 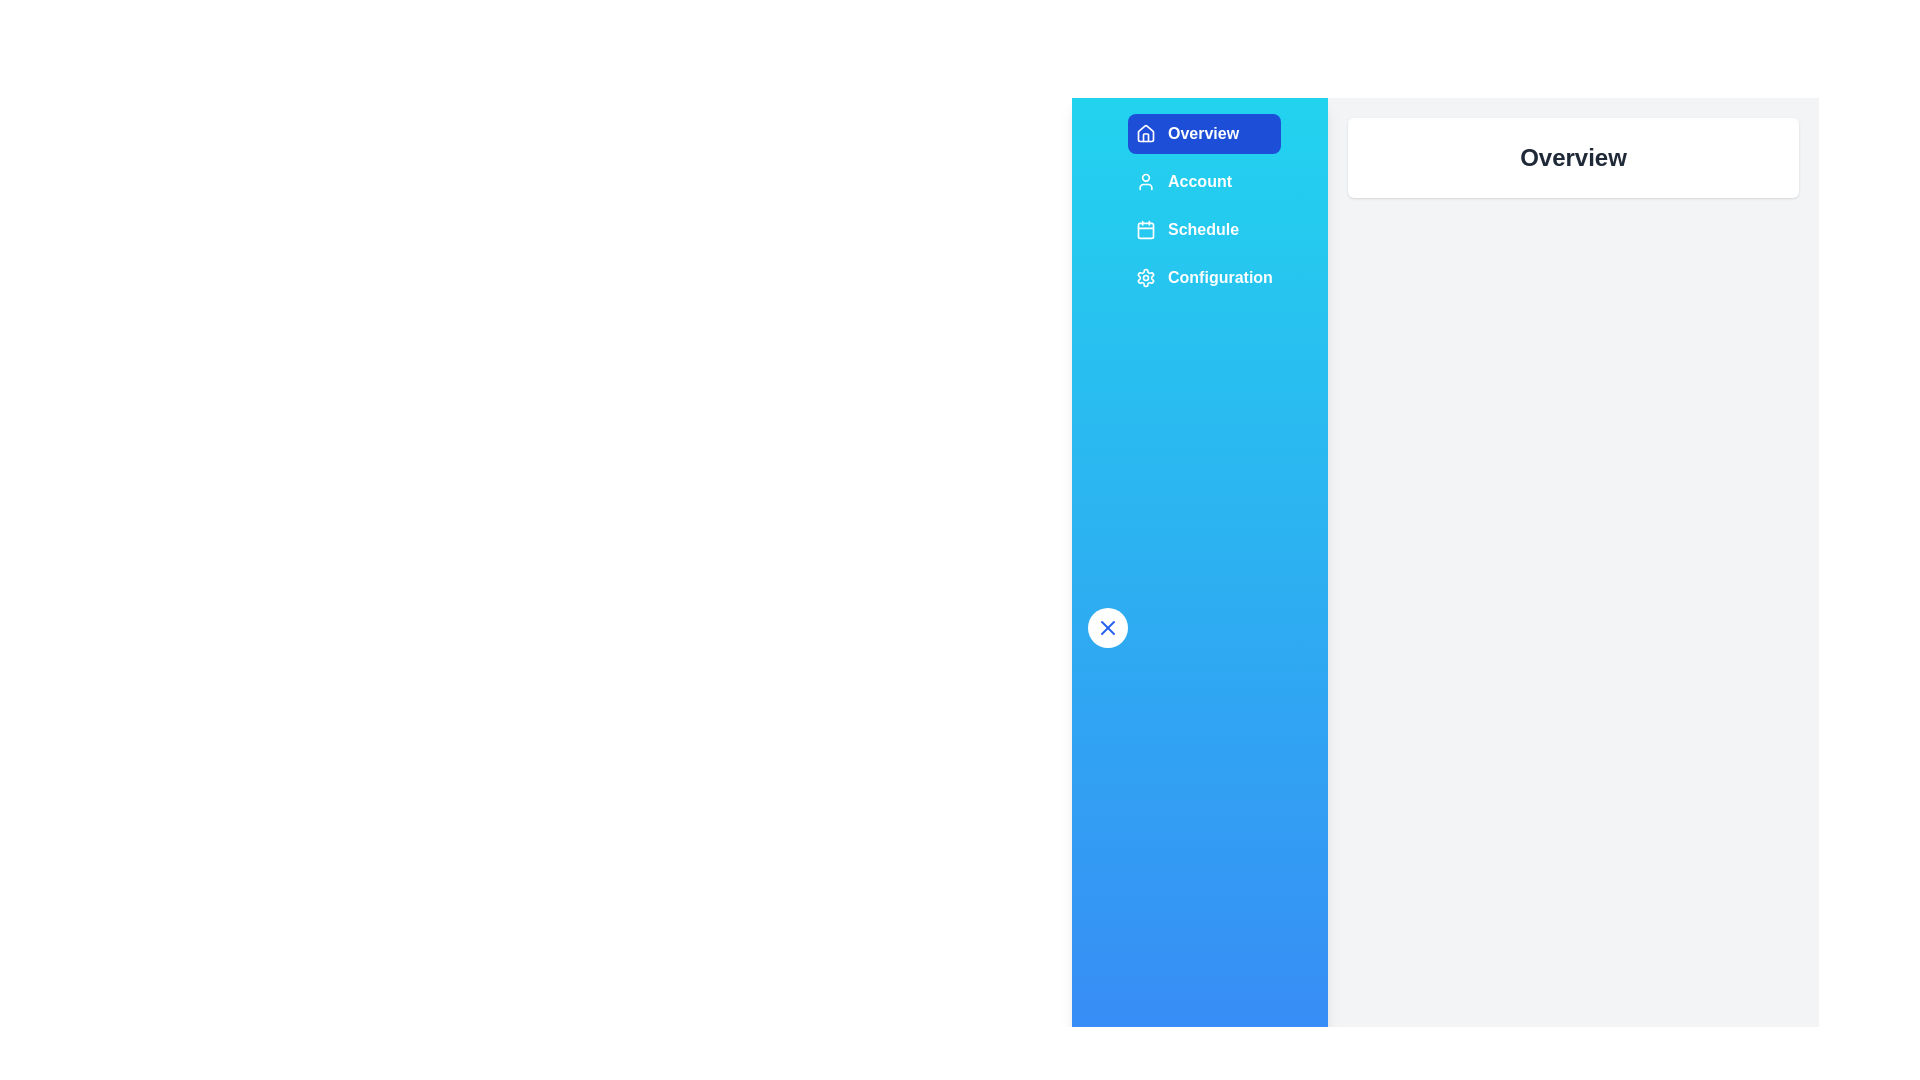 What do you see at coordinates (1203, 229) in the screenshot?
I see `the section Schedule in the sidebar` at bounding box center [1203, 229].